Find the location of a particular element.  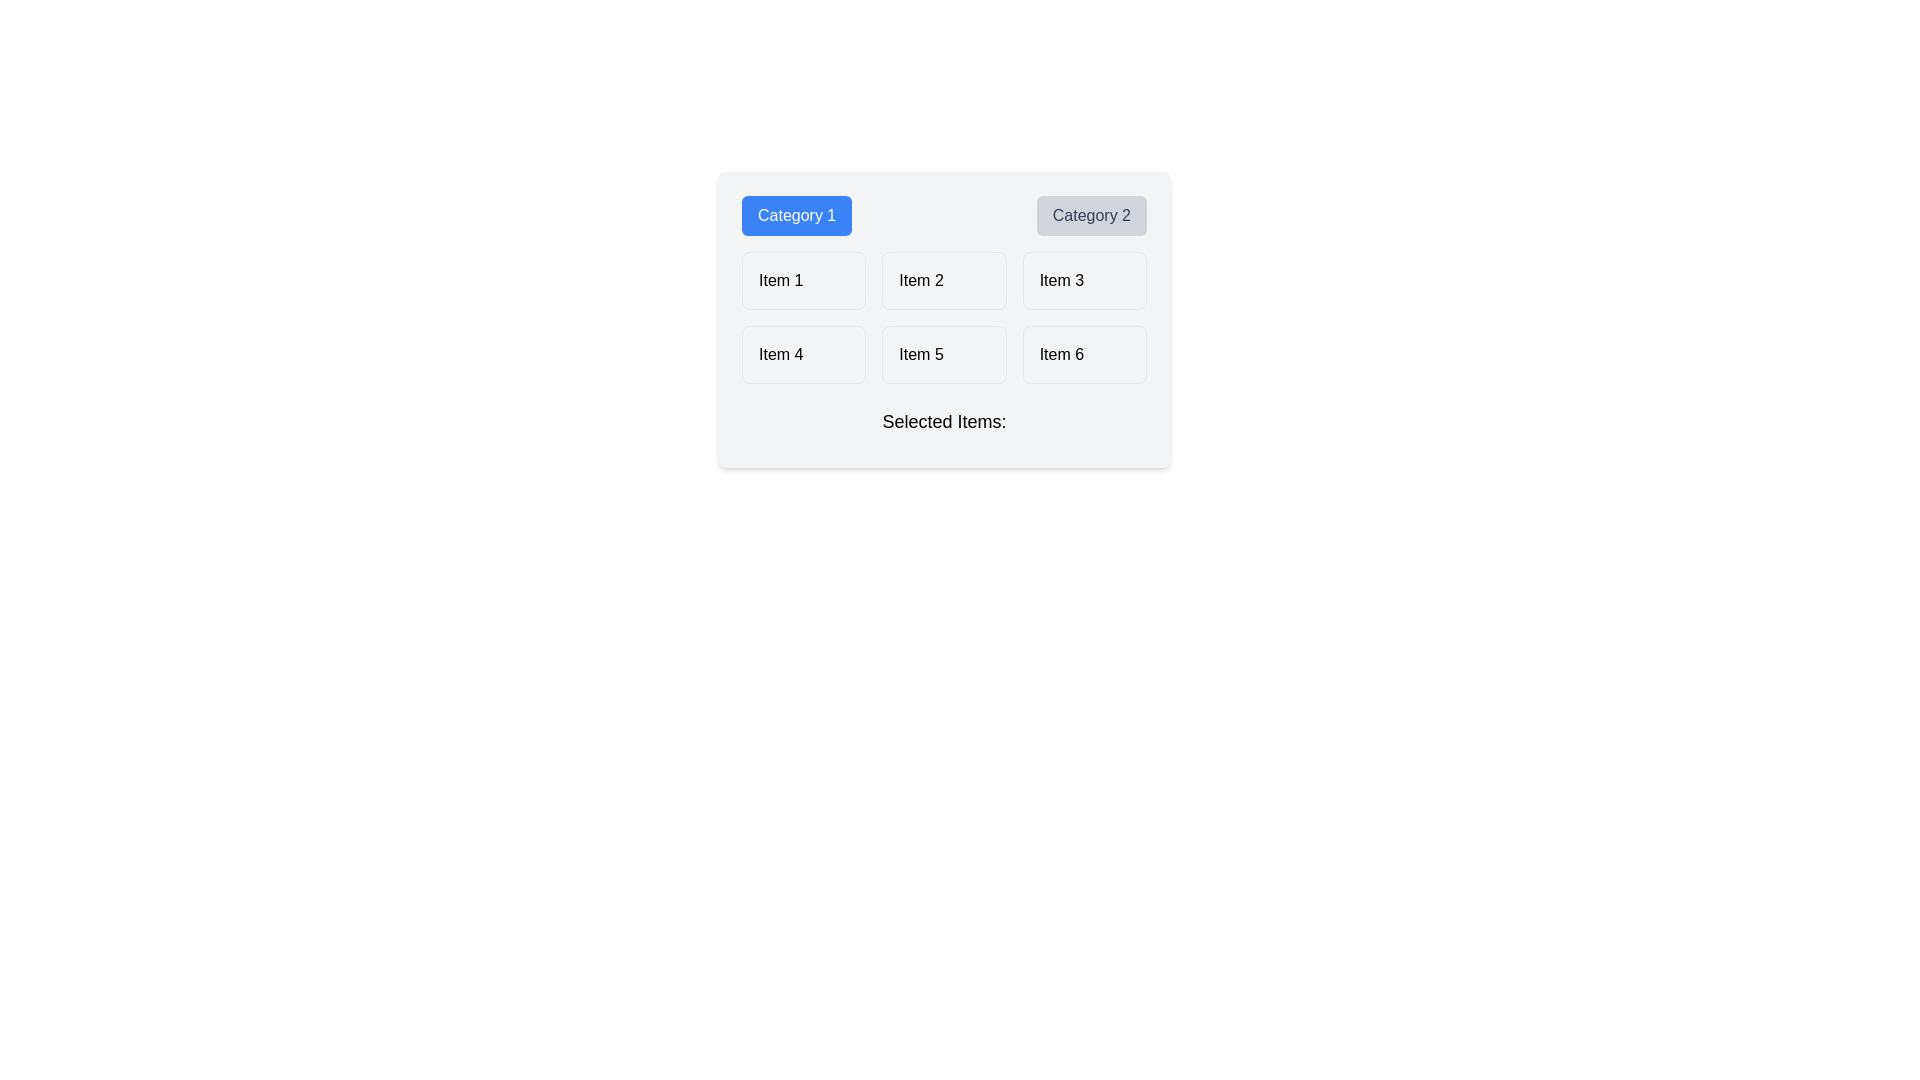

the selectable text label 'Item 4' located in the second row under 'Category 1' to trigger a state change is located at coordinates (780, 353).